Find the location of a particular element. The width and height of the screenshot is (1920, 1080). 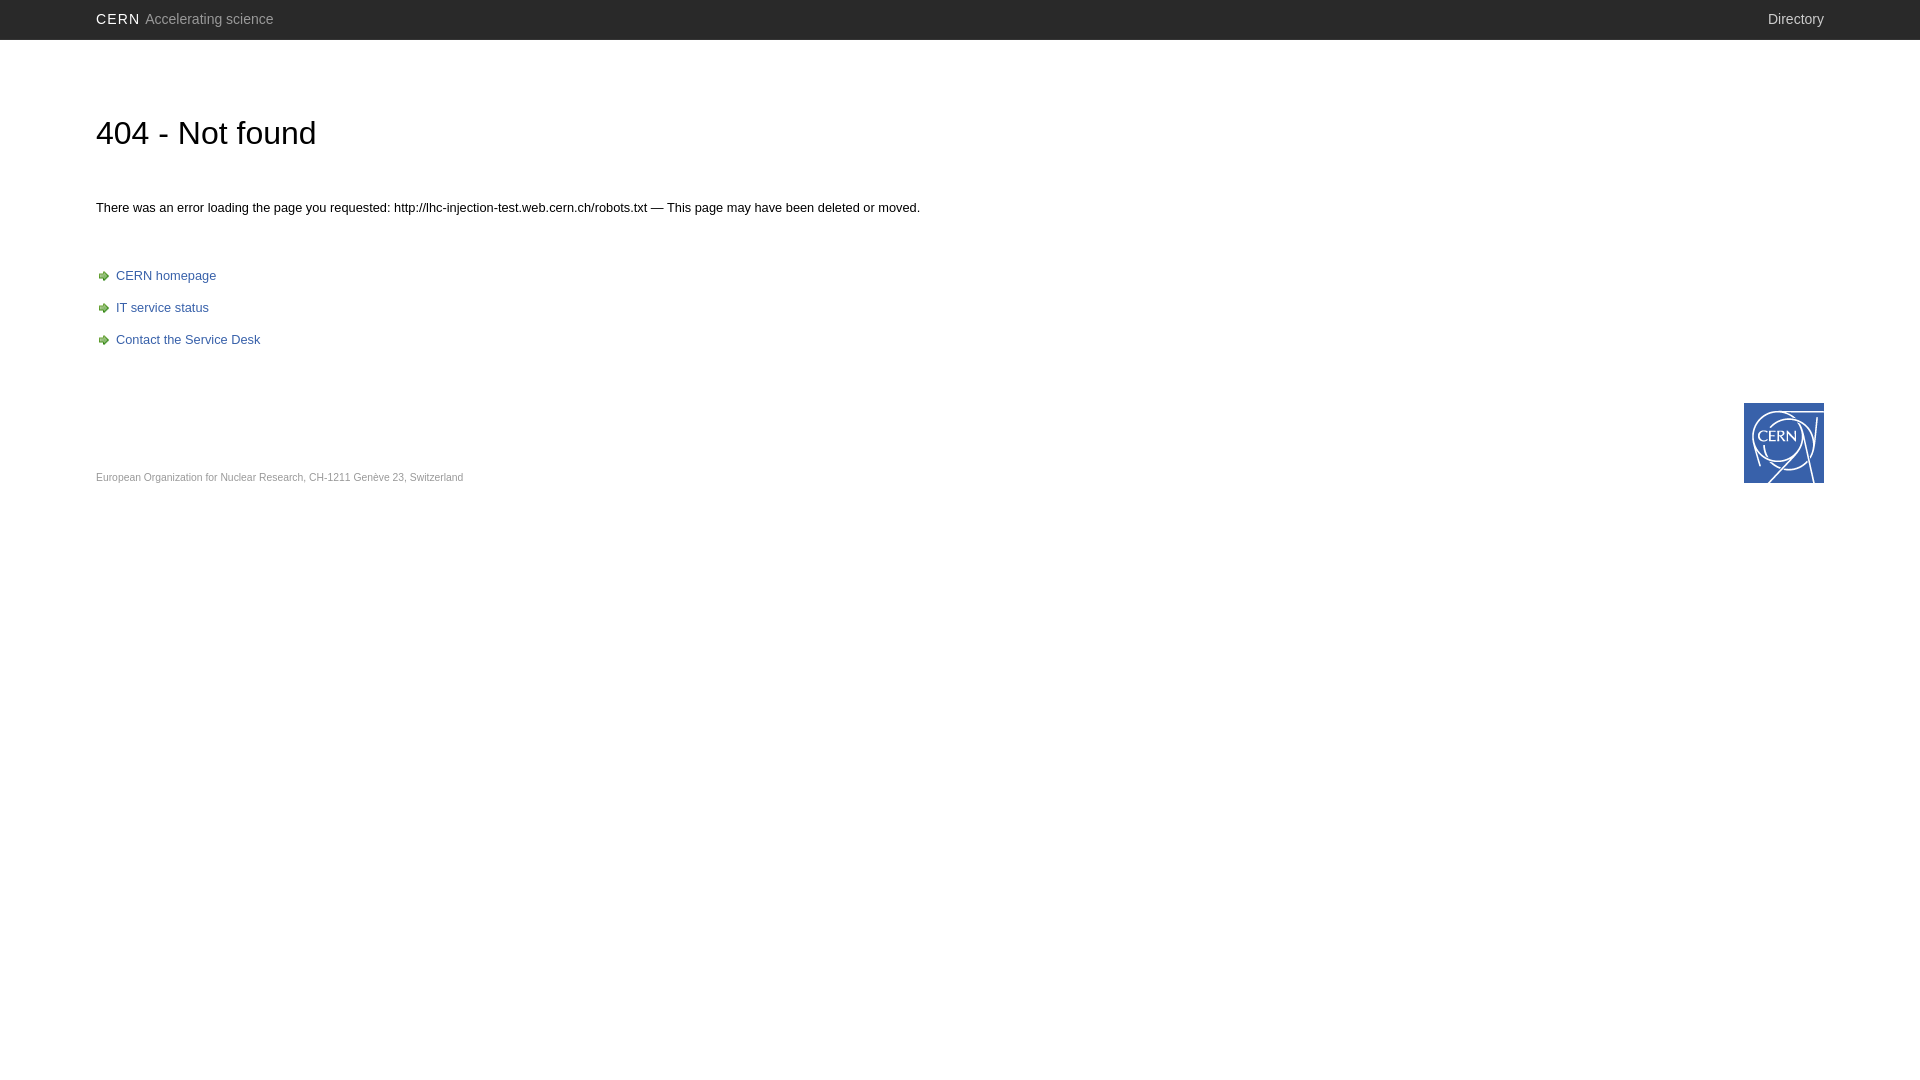

'Contact the Service Desk' is located at coordinates (177, 338).